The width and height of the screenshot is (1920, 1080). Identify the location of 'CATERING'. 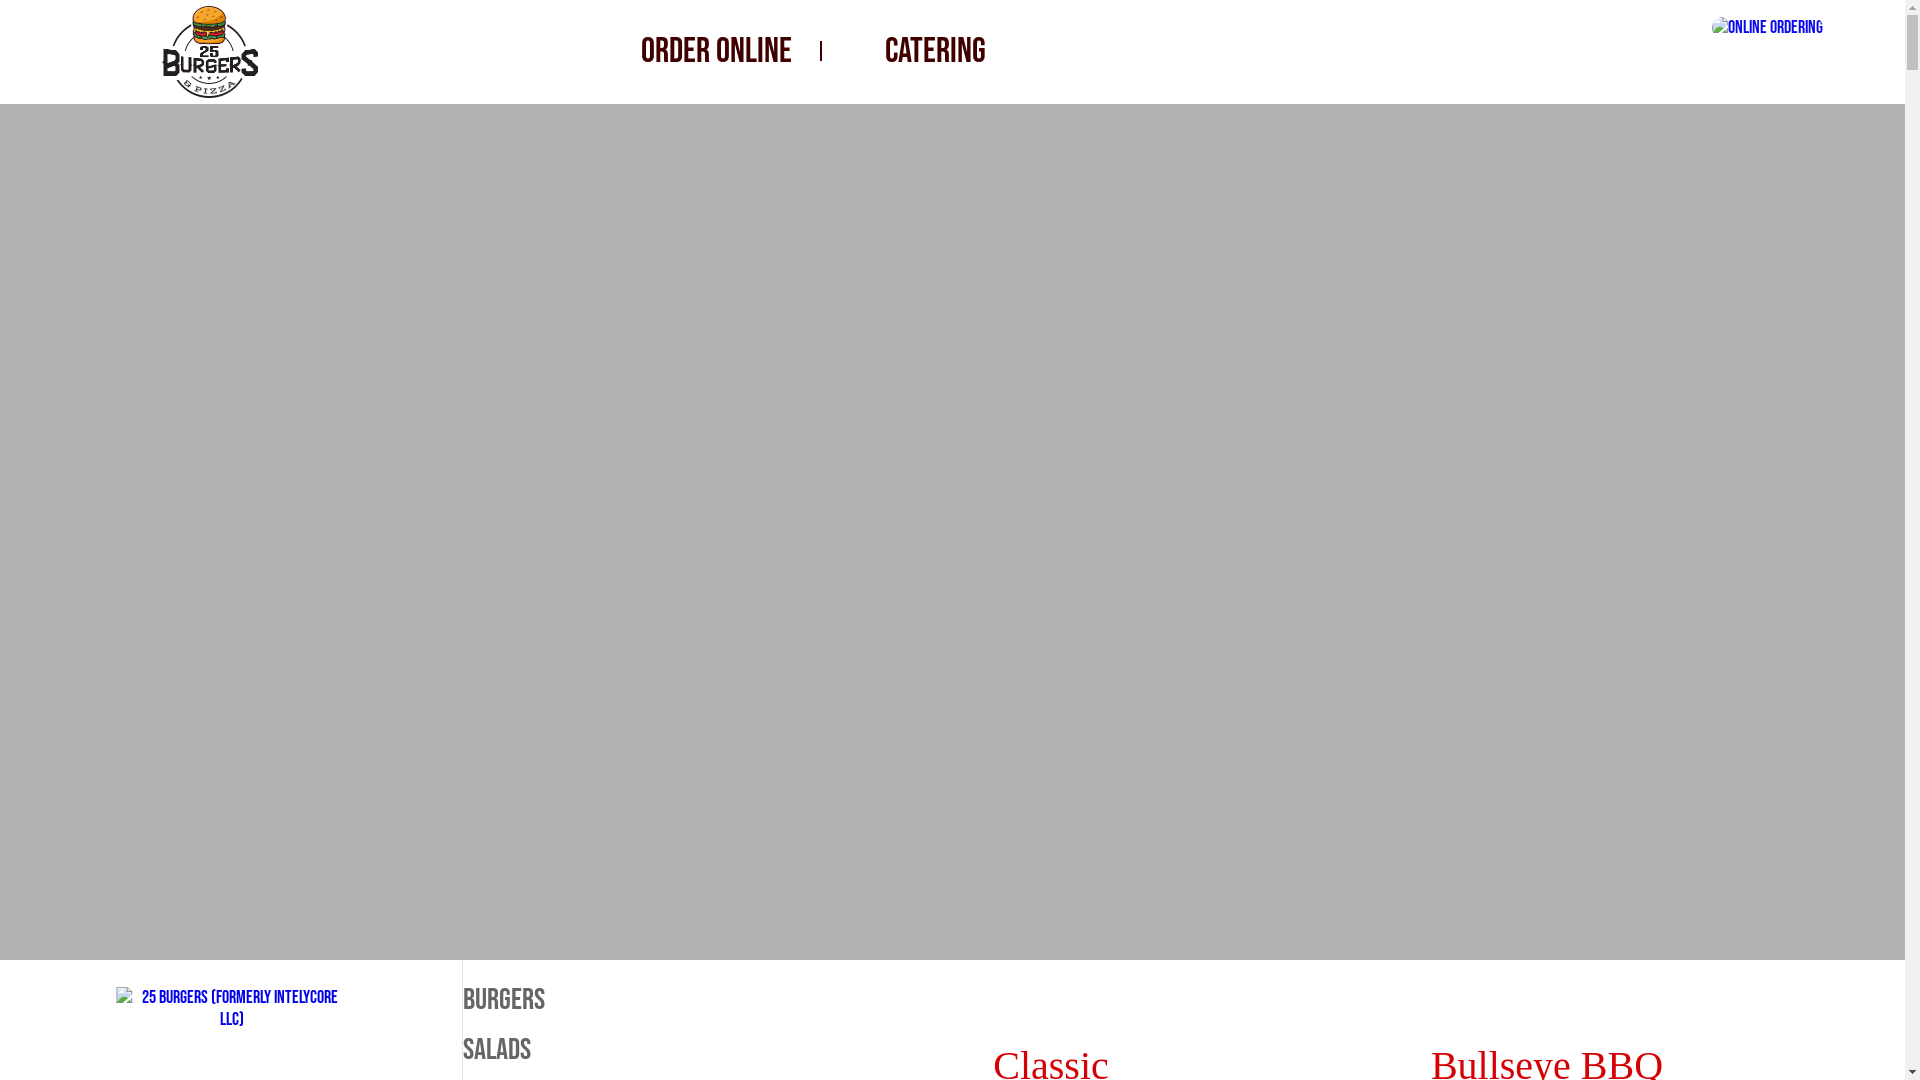
(934, 50).